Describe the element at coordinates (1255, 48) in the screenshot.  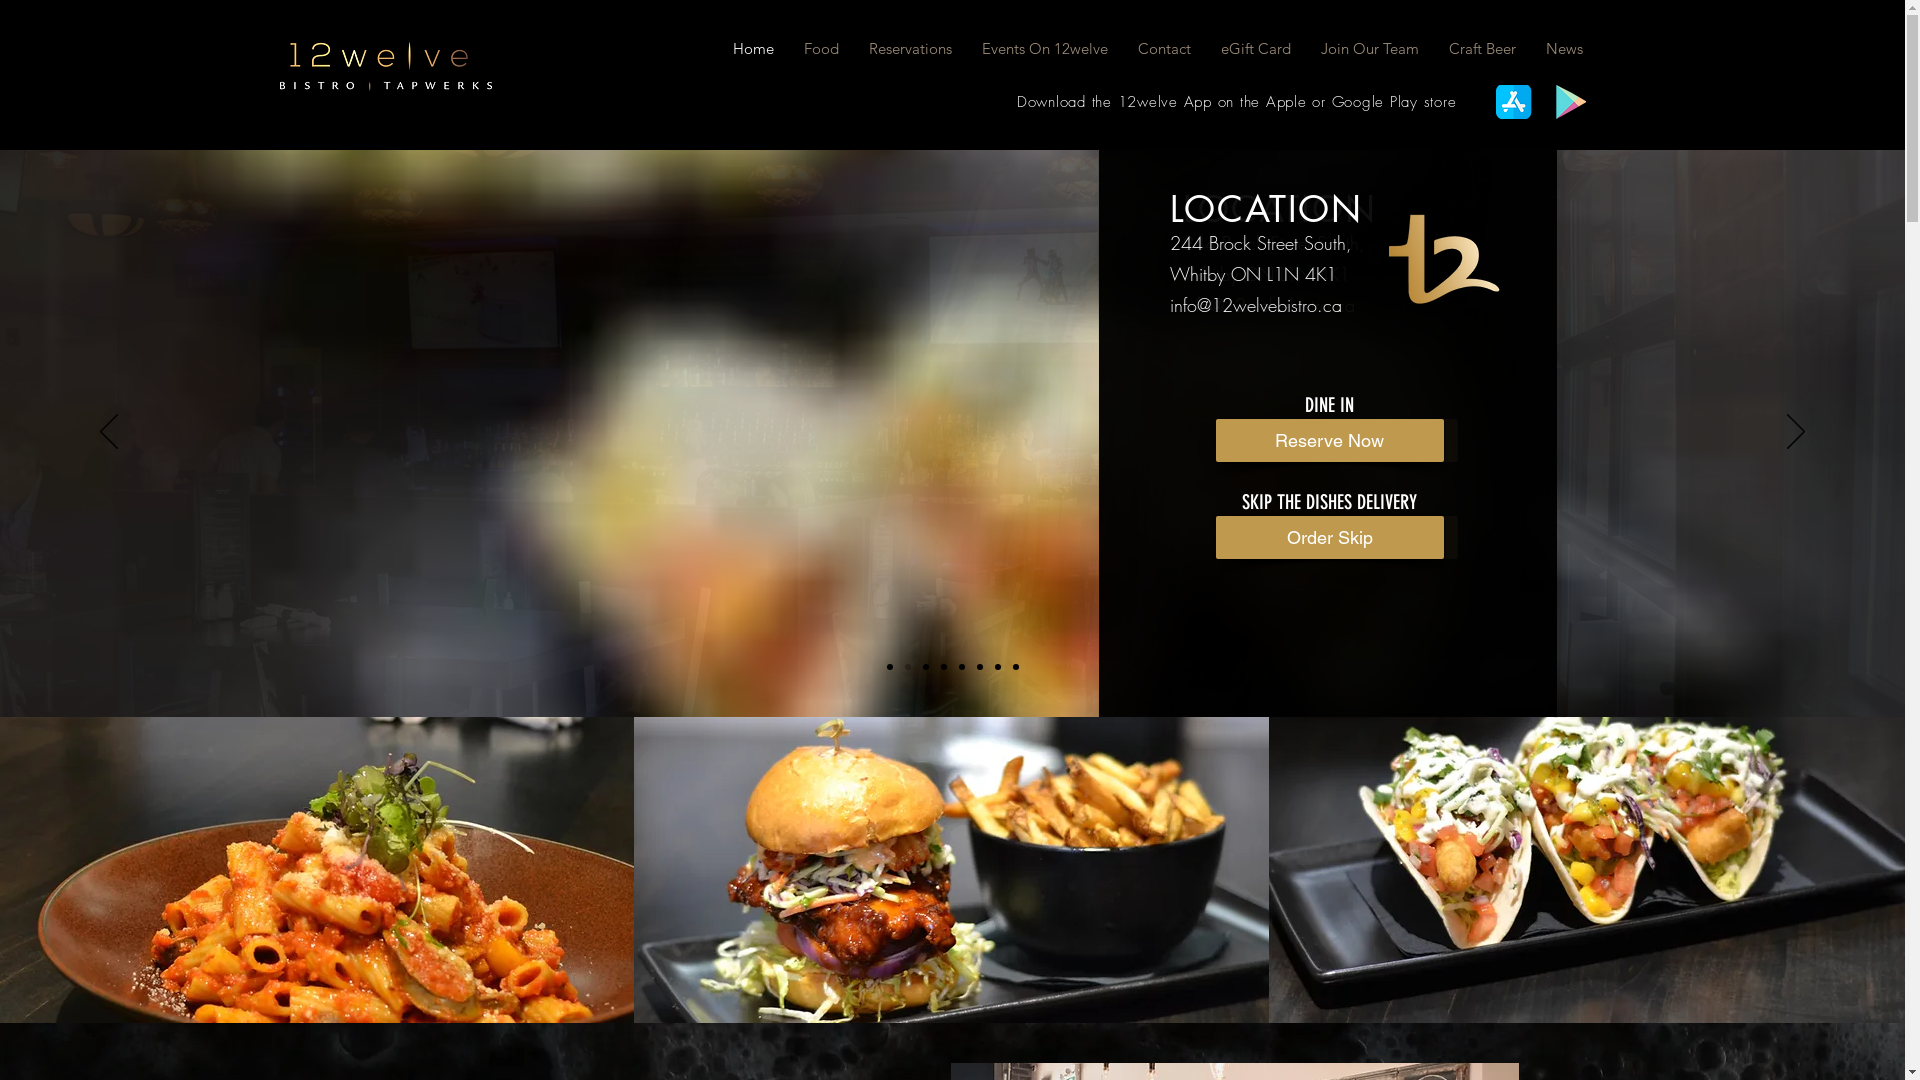
I see `'eGift Card'` at that location.